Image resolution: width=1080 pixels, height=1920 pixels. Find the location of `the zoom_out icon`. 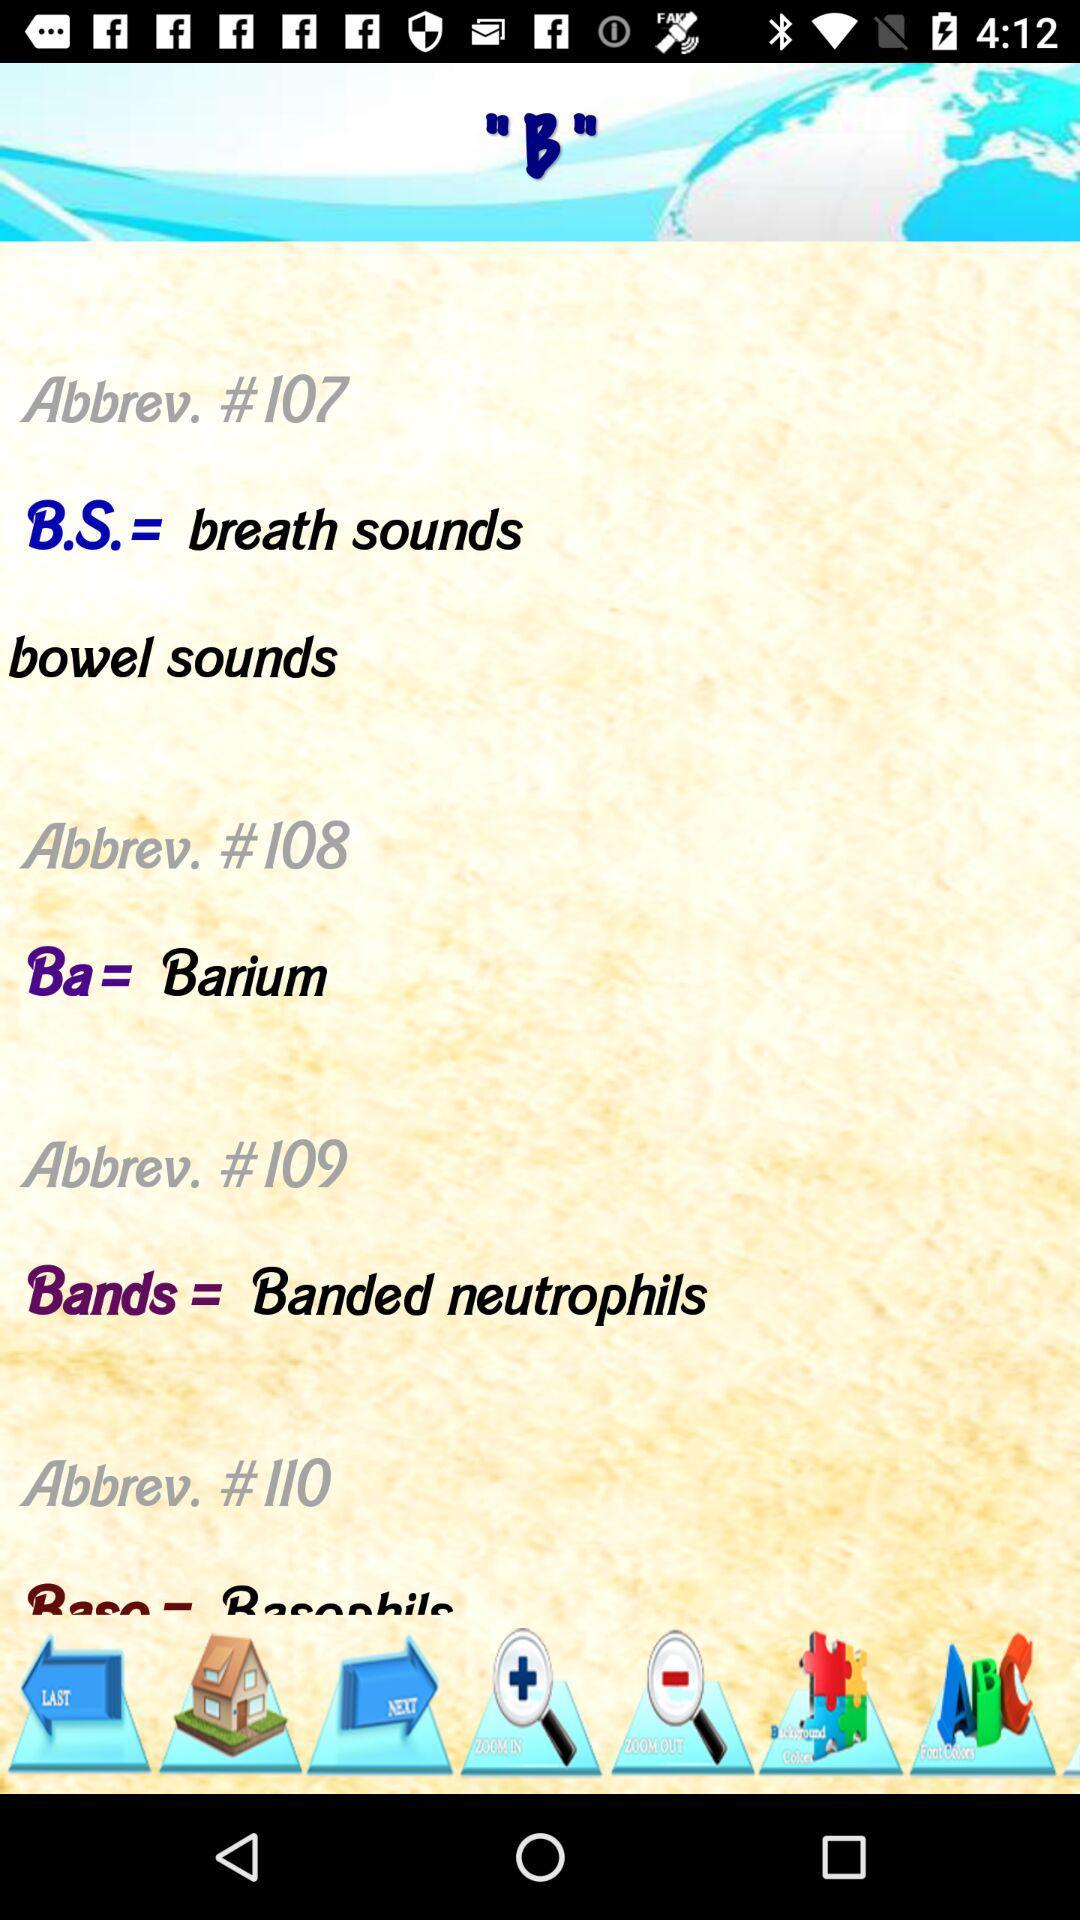

the zoom_out icon is located at coordinates (680, 1702).